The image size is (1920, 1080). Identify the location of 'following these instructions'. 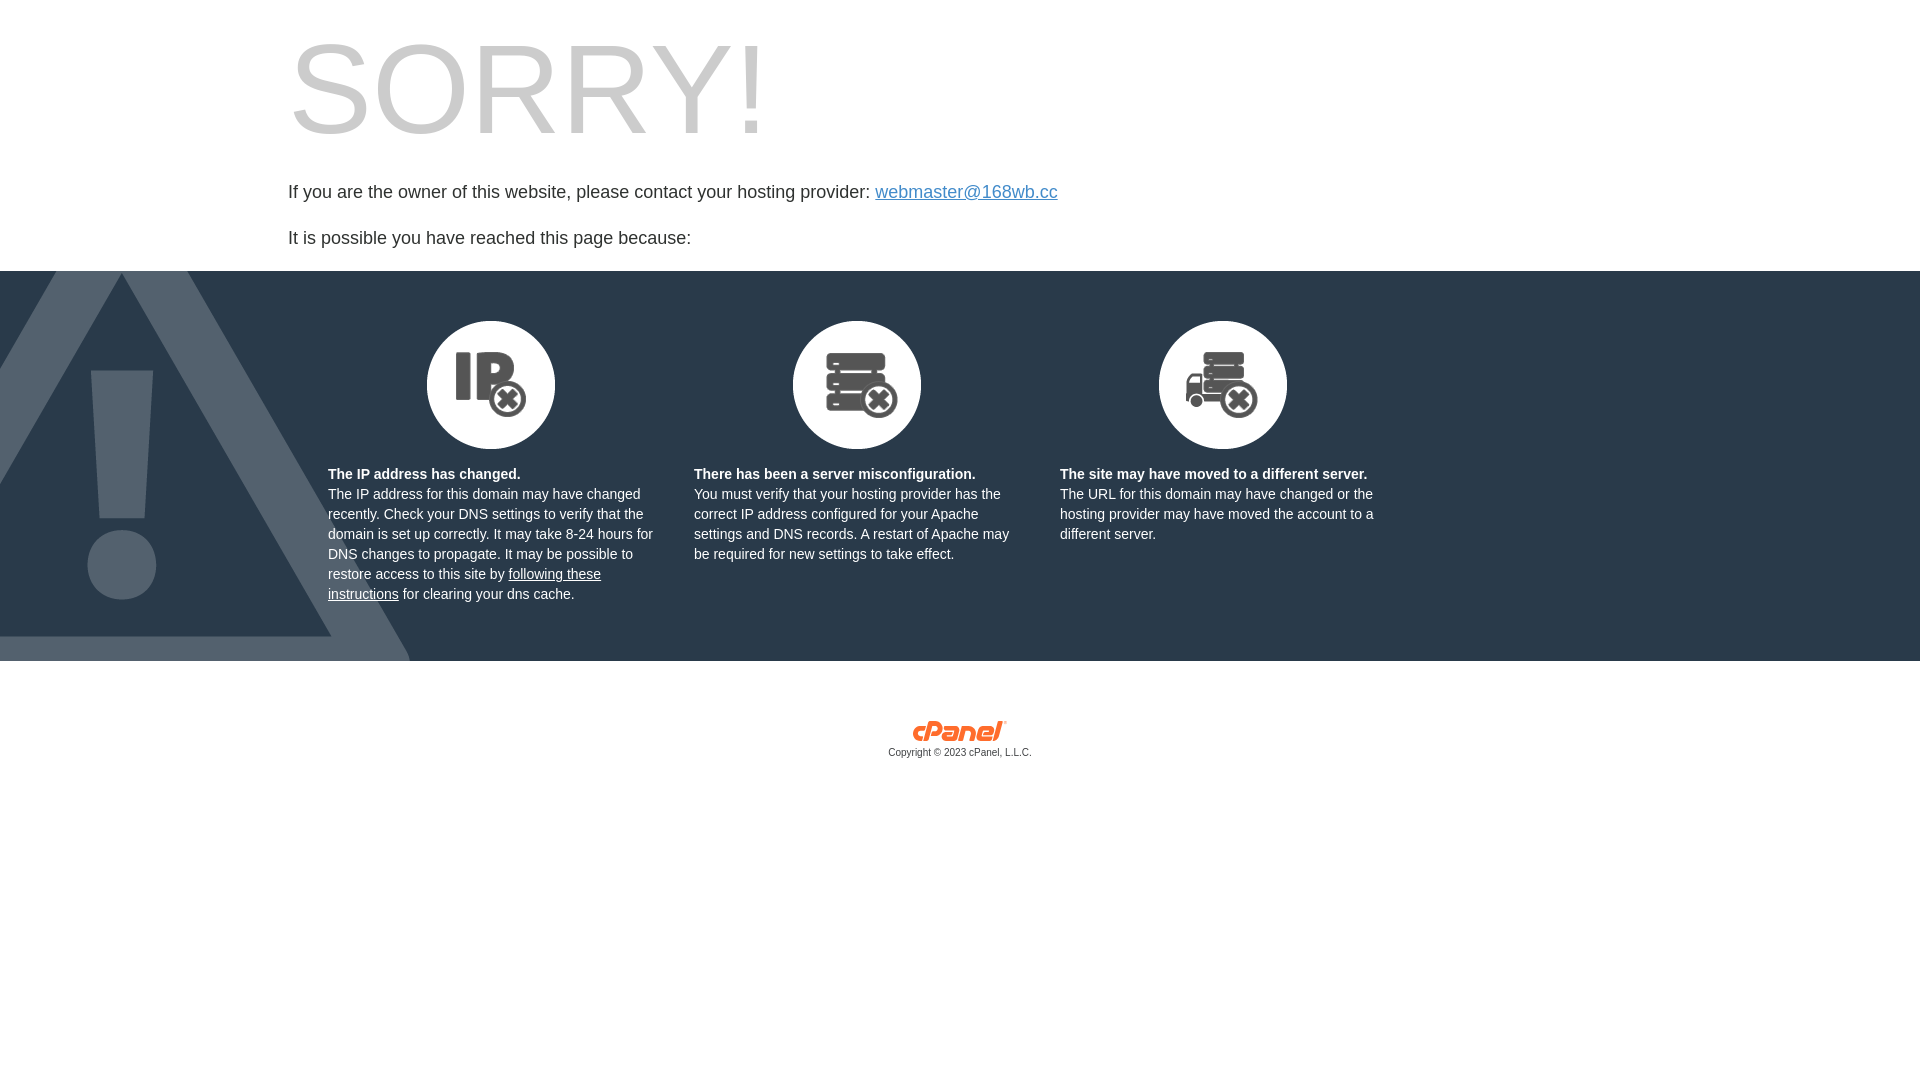
(463, 583).